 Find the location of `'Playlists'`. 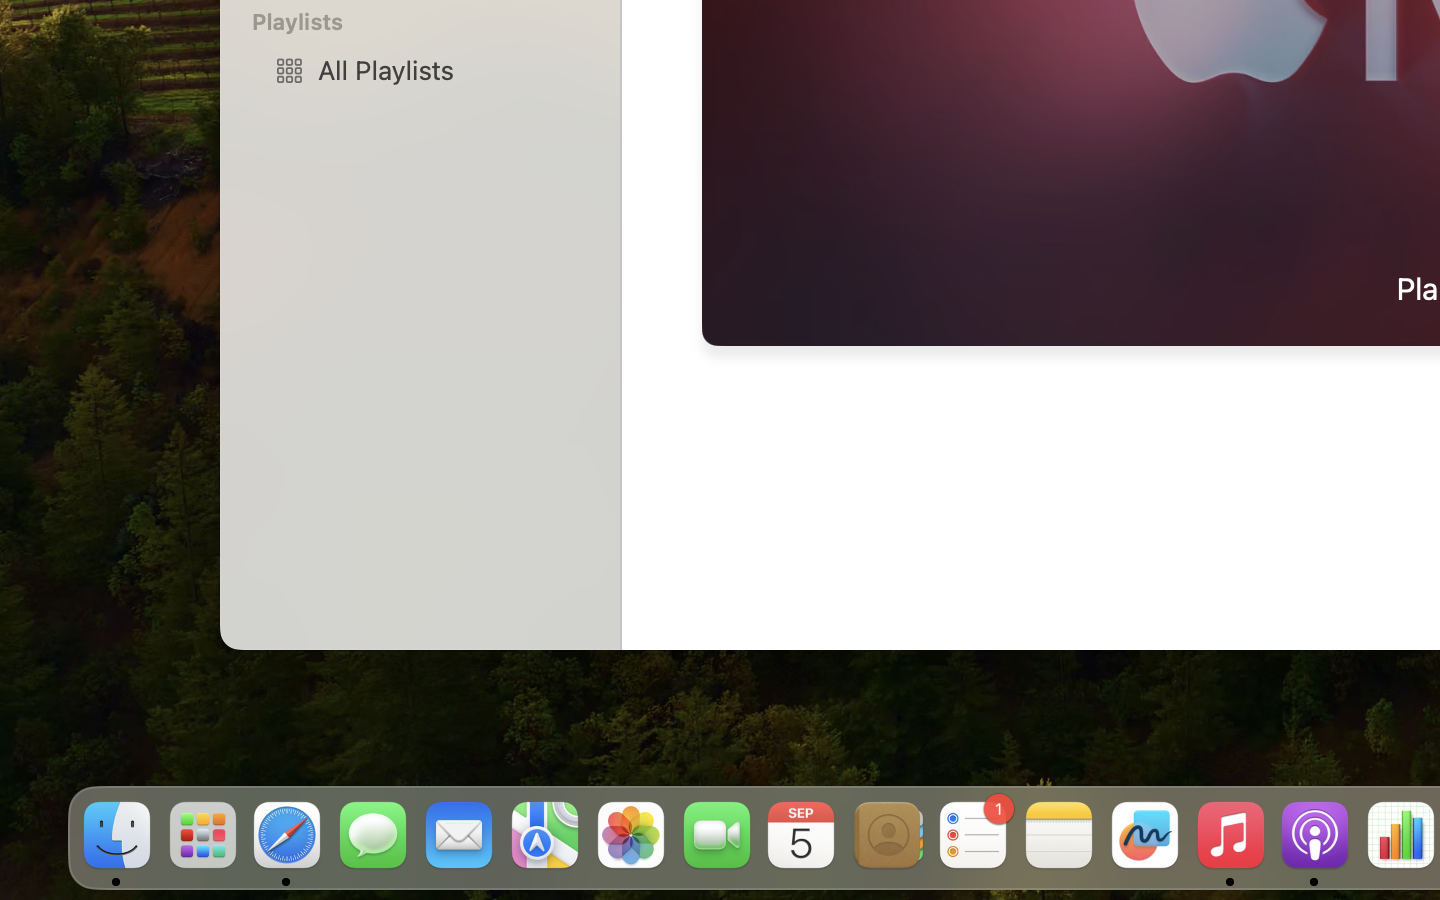

'Playlists' is located at coordinates (432, 20).